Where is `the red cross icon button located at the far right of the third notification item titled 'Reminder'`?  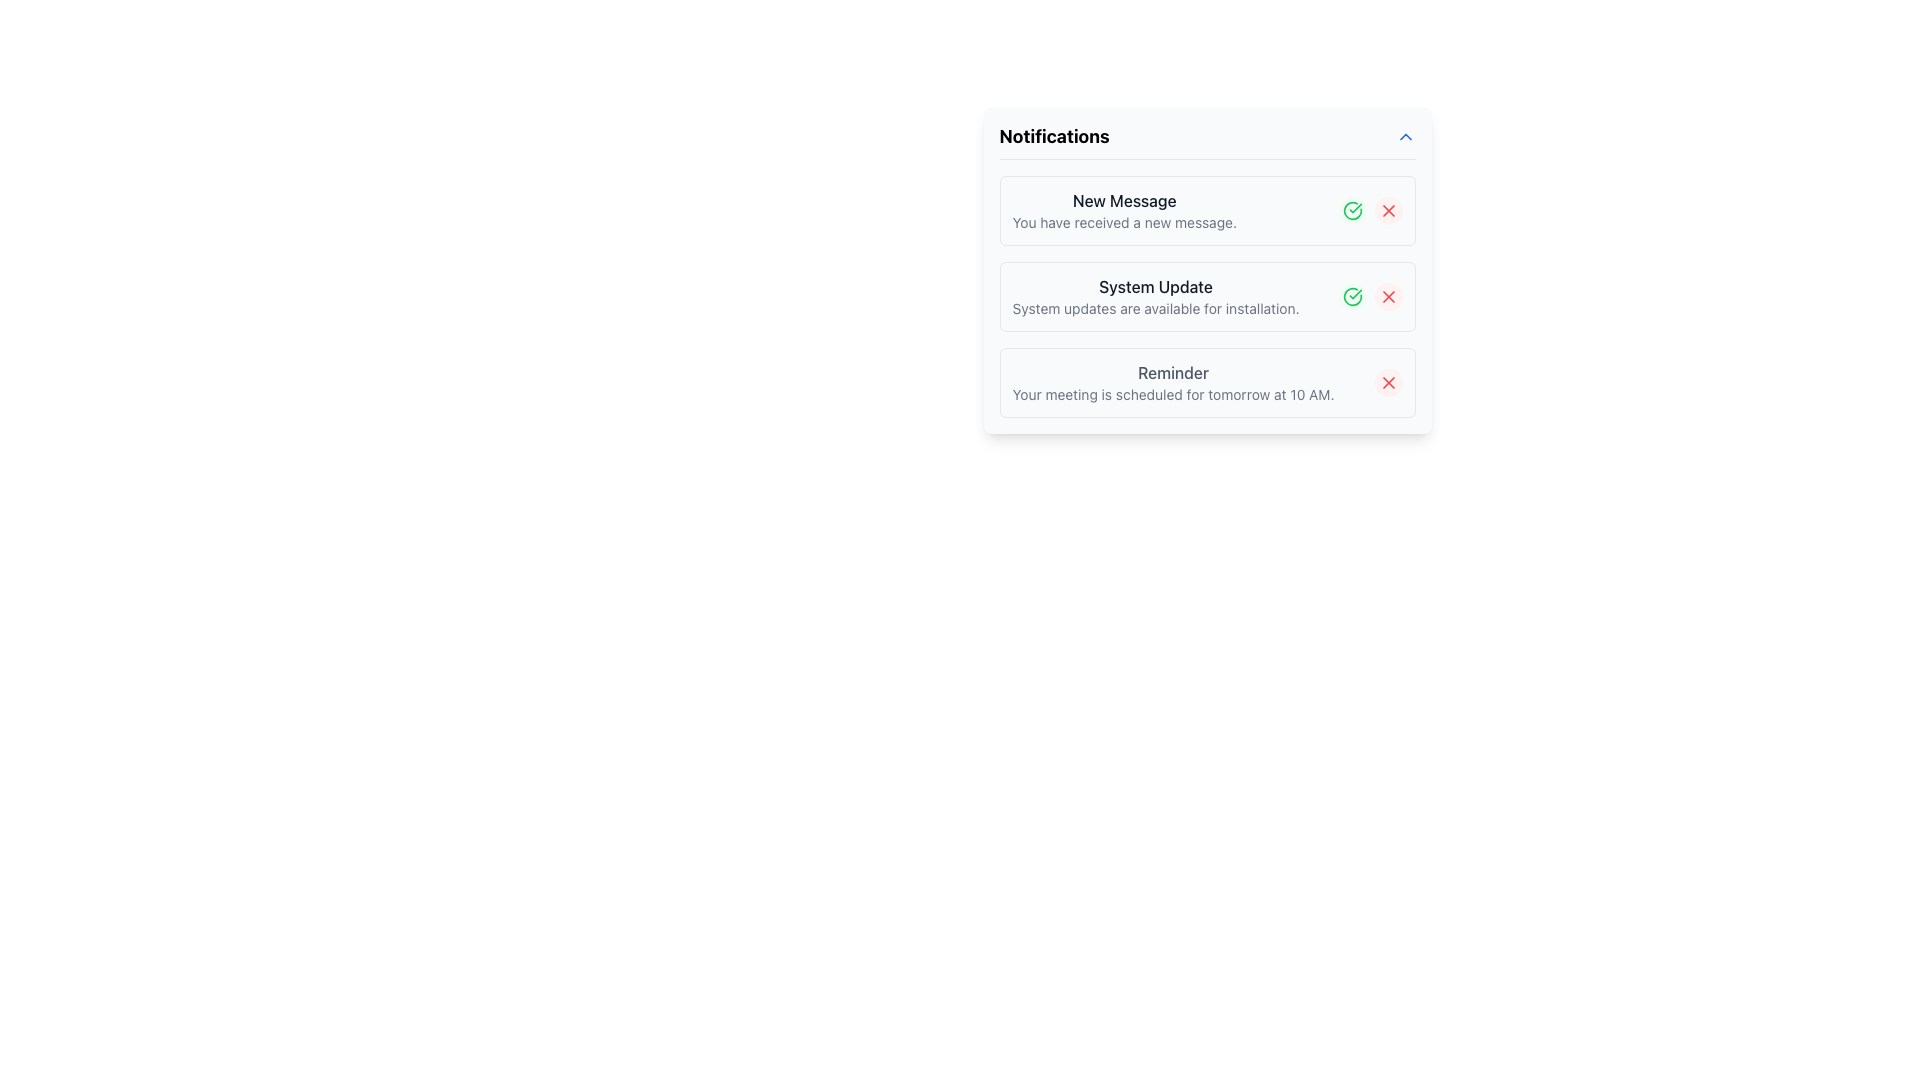
the red cross icon button located at the far right of the third notification item titled 'Reminder' is located at coordinates (1387, 382).